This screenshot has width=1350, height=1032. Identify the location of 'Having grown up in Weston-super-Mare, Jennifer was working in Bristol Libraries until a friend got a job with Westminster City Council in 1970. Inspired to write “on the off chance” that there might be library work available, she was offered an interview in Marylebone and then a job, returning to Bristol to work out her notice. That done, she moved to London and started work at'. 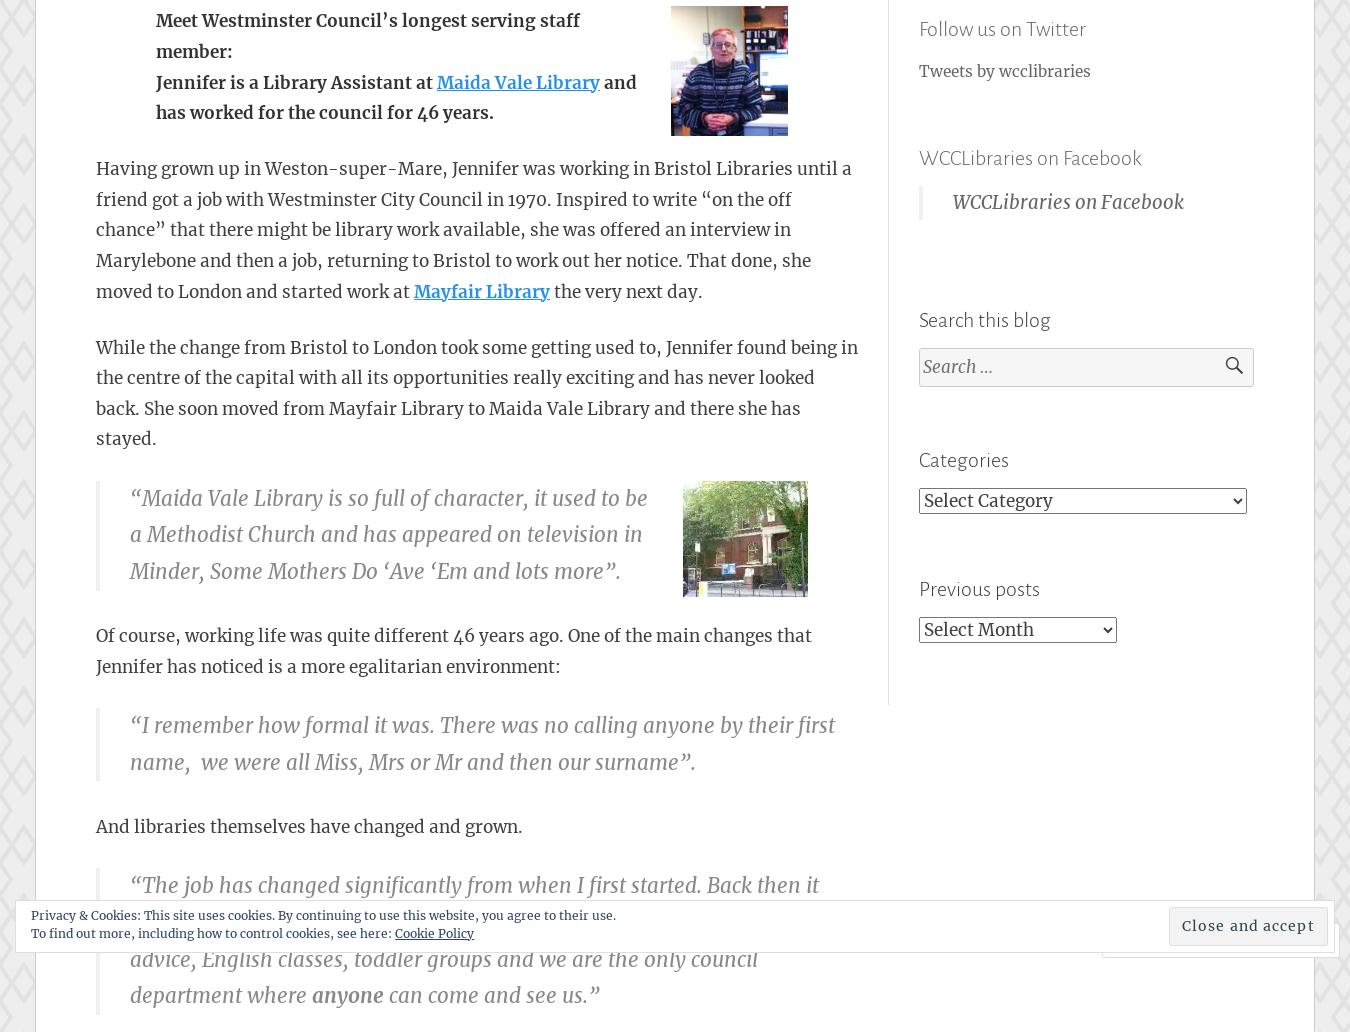
(472, 229).